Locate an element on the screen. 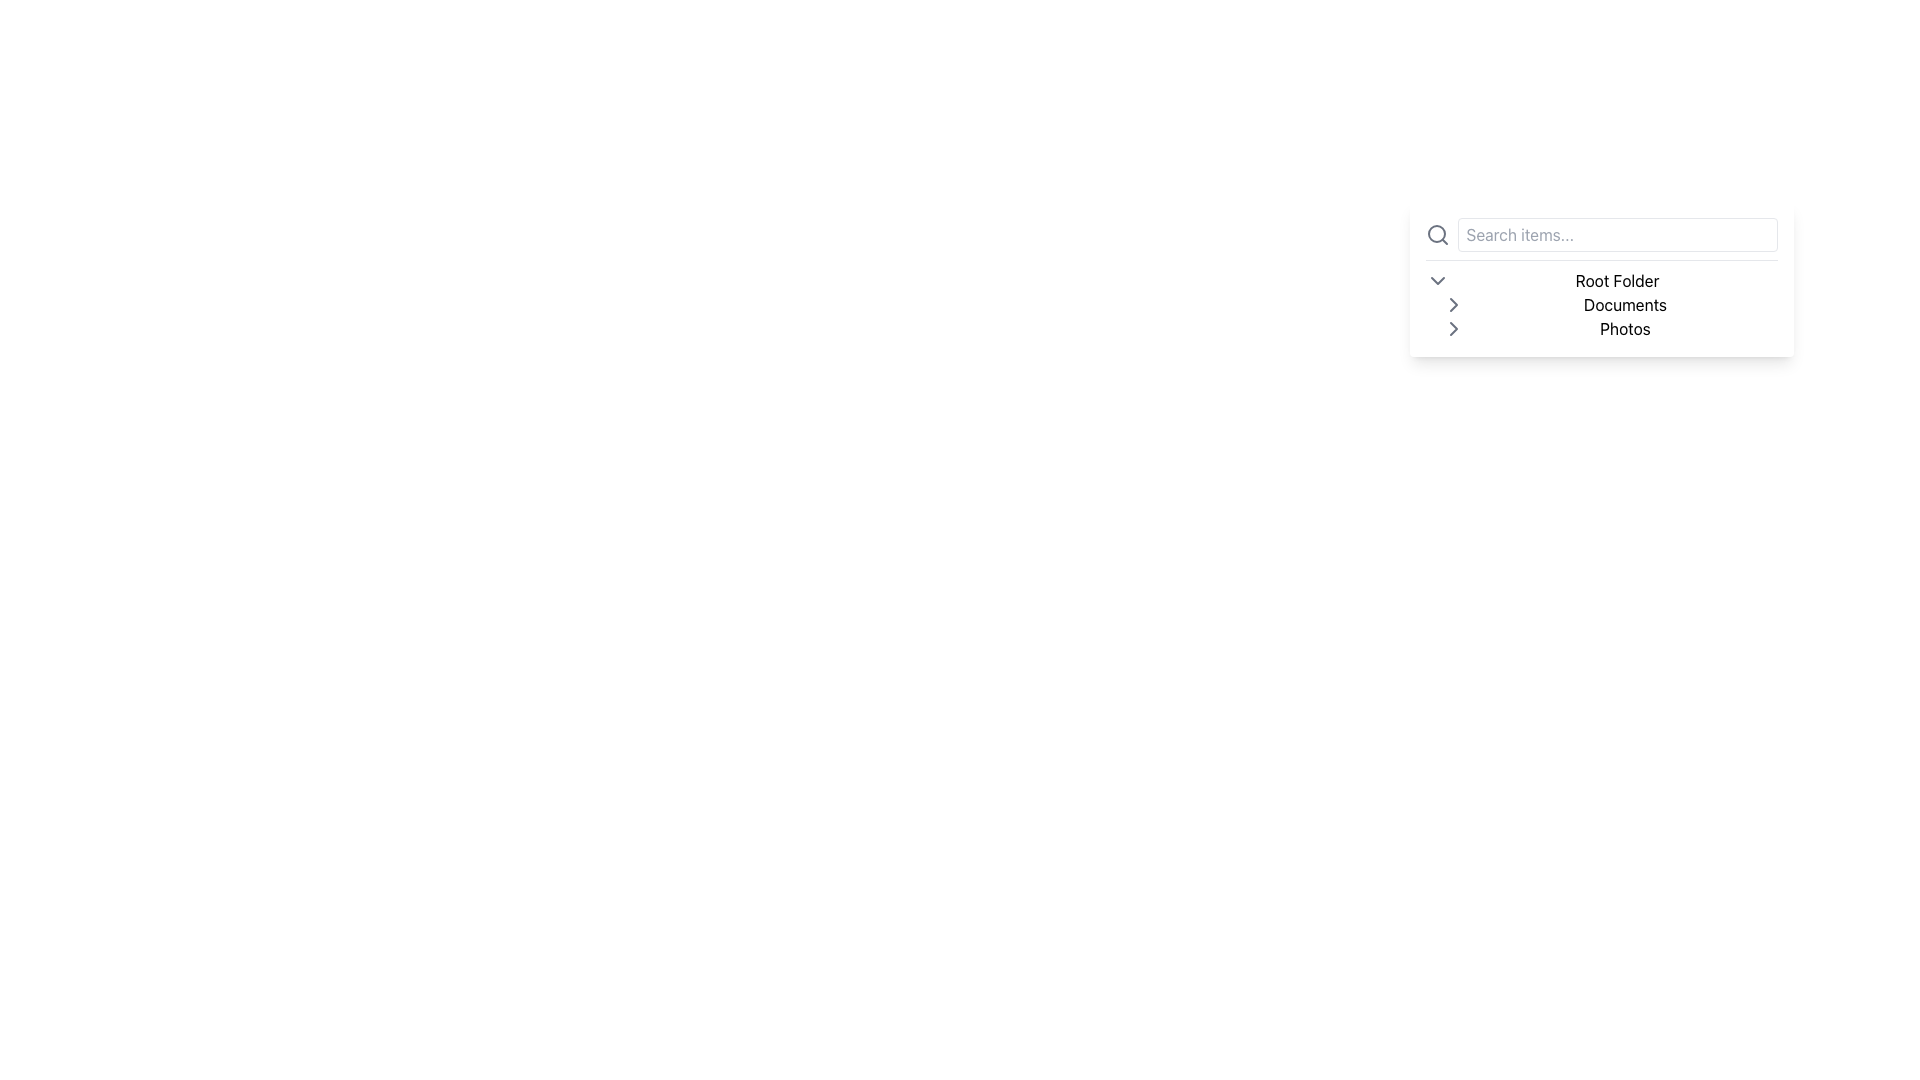 This screenshot has height=1080, width=1920. the 'Root Folder' text label, which is the first item in a vertical list of folders is located at coordinates (1601, 281).